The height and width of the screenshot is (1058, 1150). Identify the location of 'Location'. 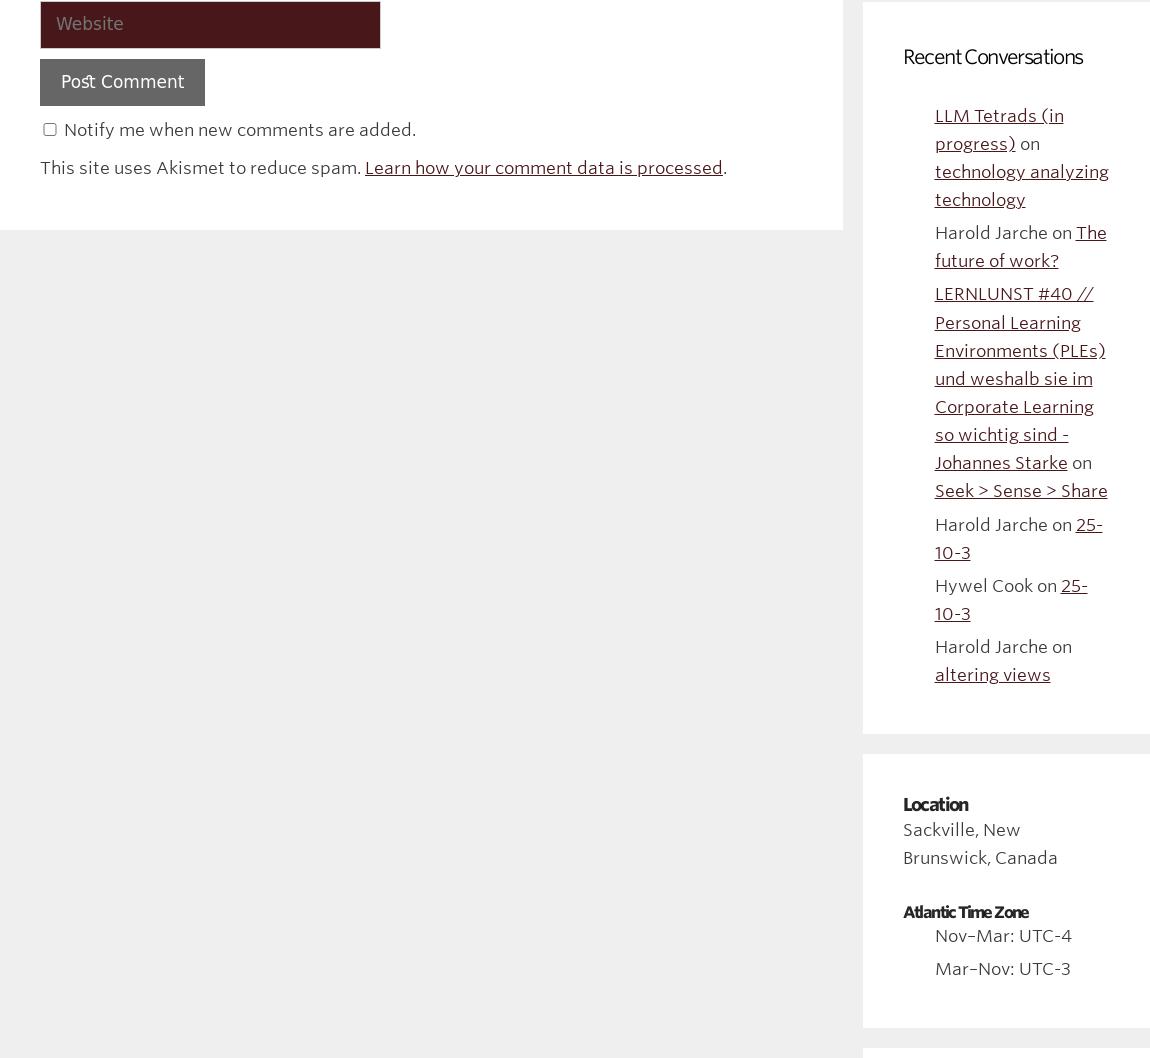
(901, 802).